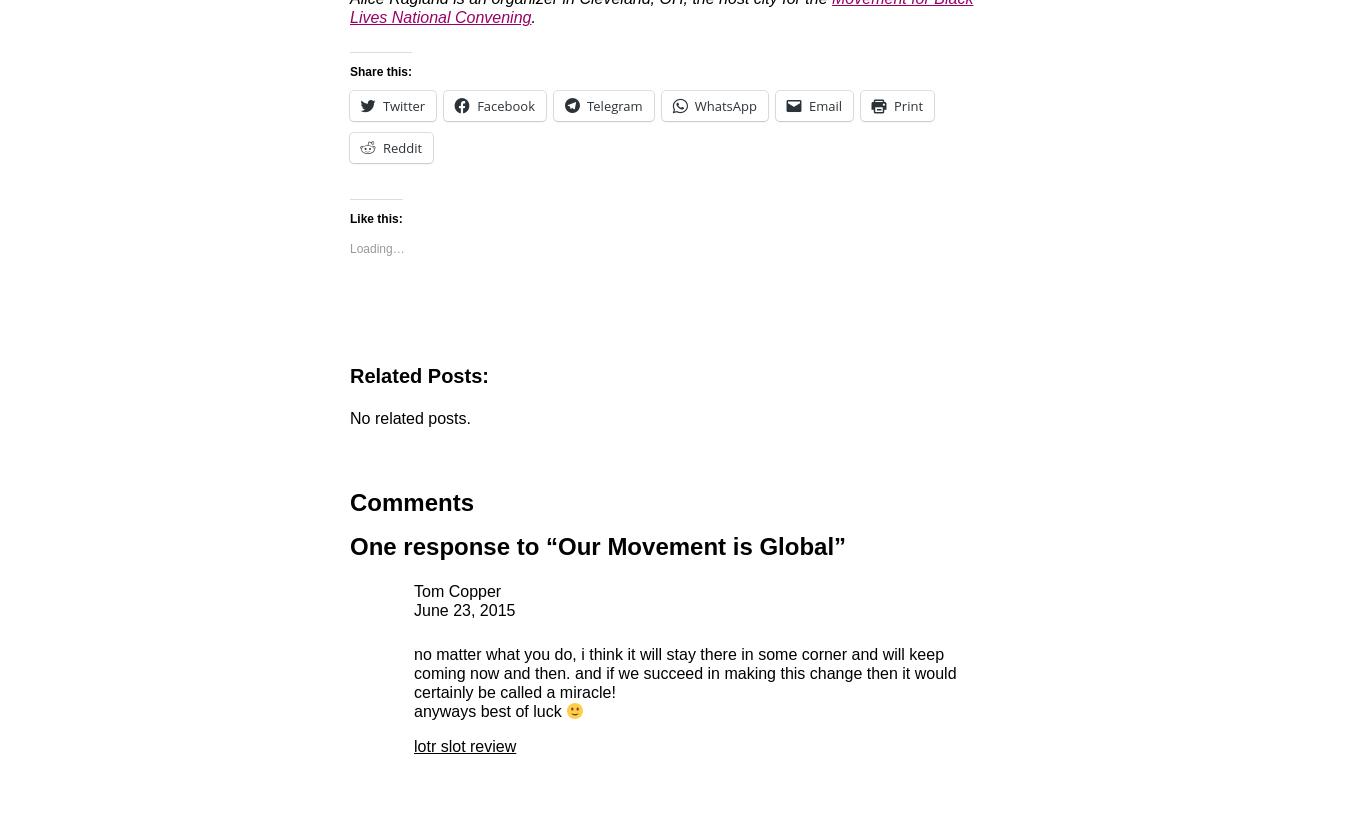 This screenshot has height=817, width=1350. I want to click on 'Like this:', so click(350, 218).